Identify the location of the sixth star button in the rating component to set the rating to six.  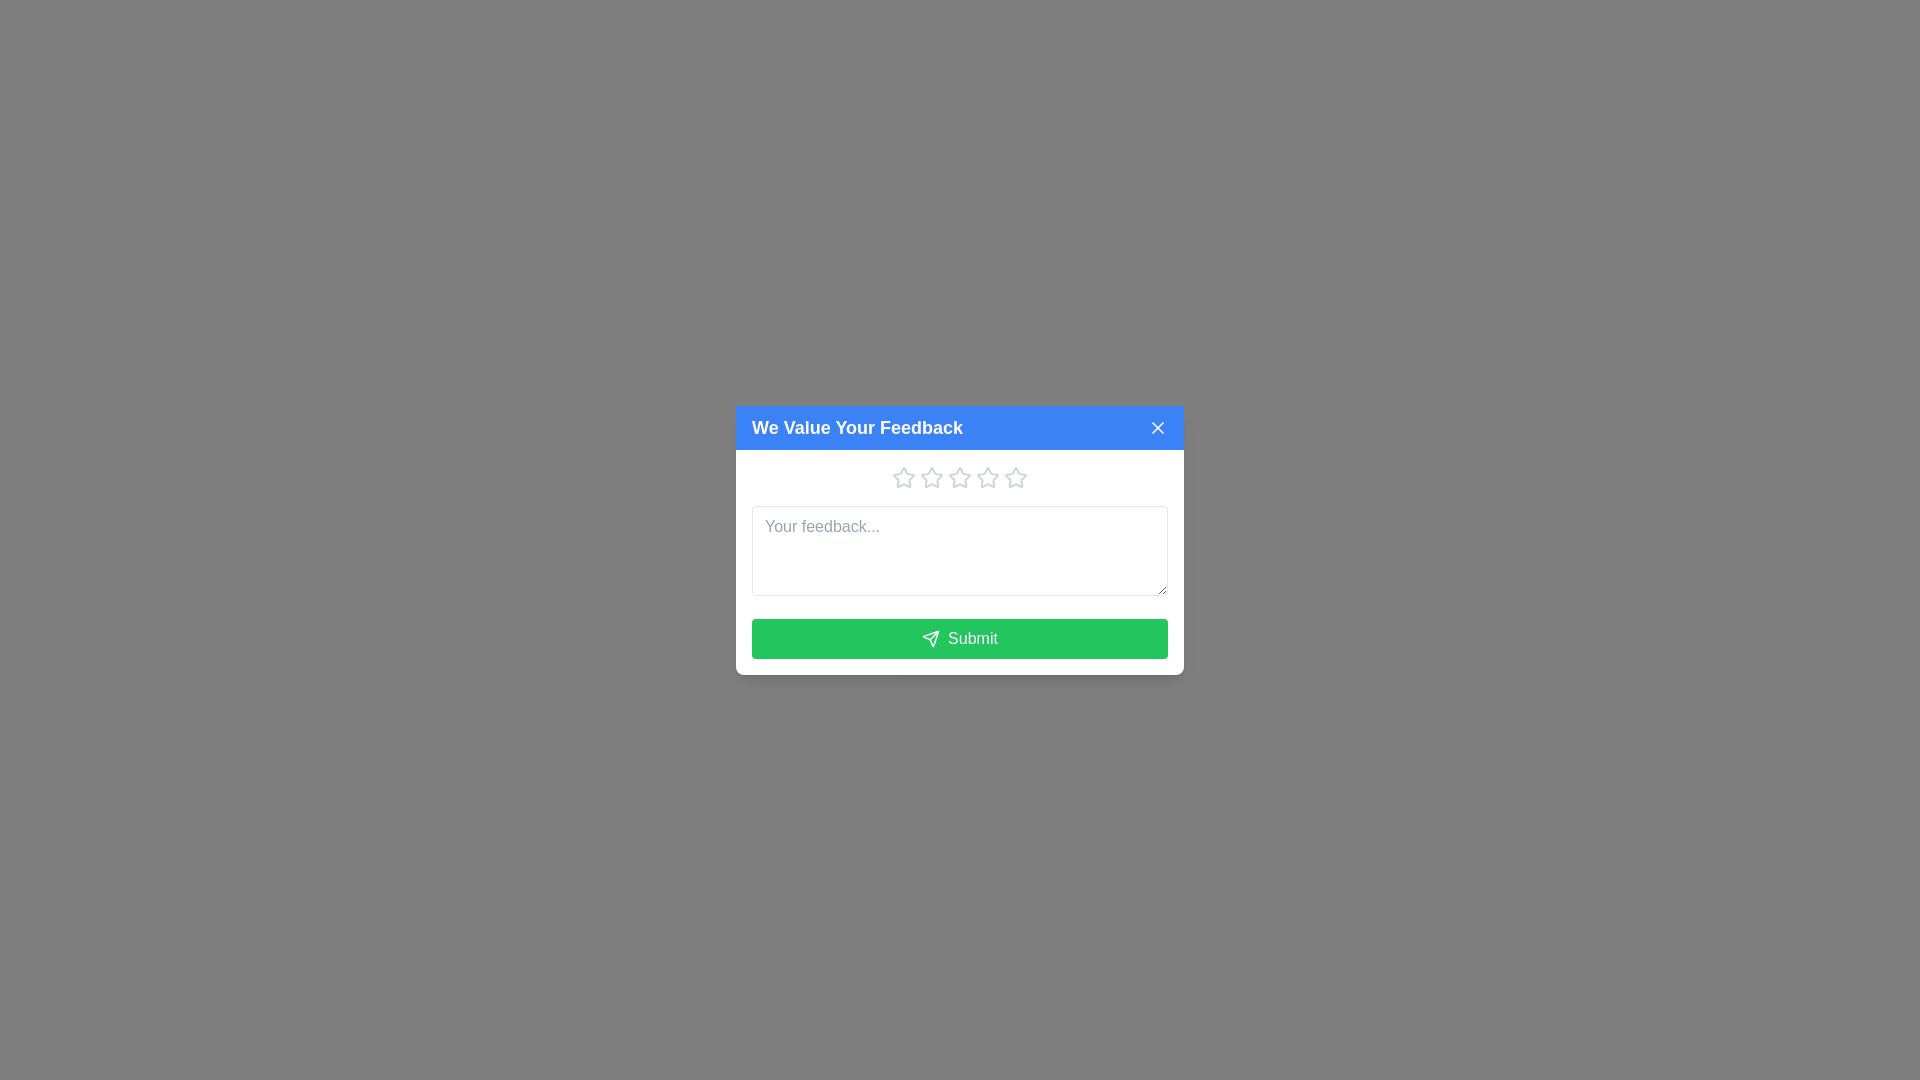
(988, 477).